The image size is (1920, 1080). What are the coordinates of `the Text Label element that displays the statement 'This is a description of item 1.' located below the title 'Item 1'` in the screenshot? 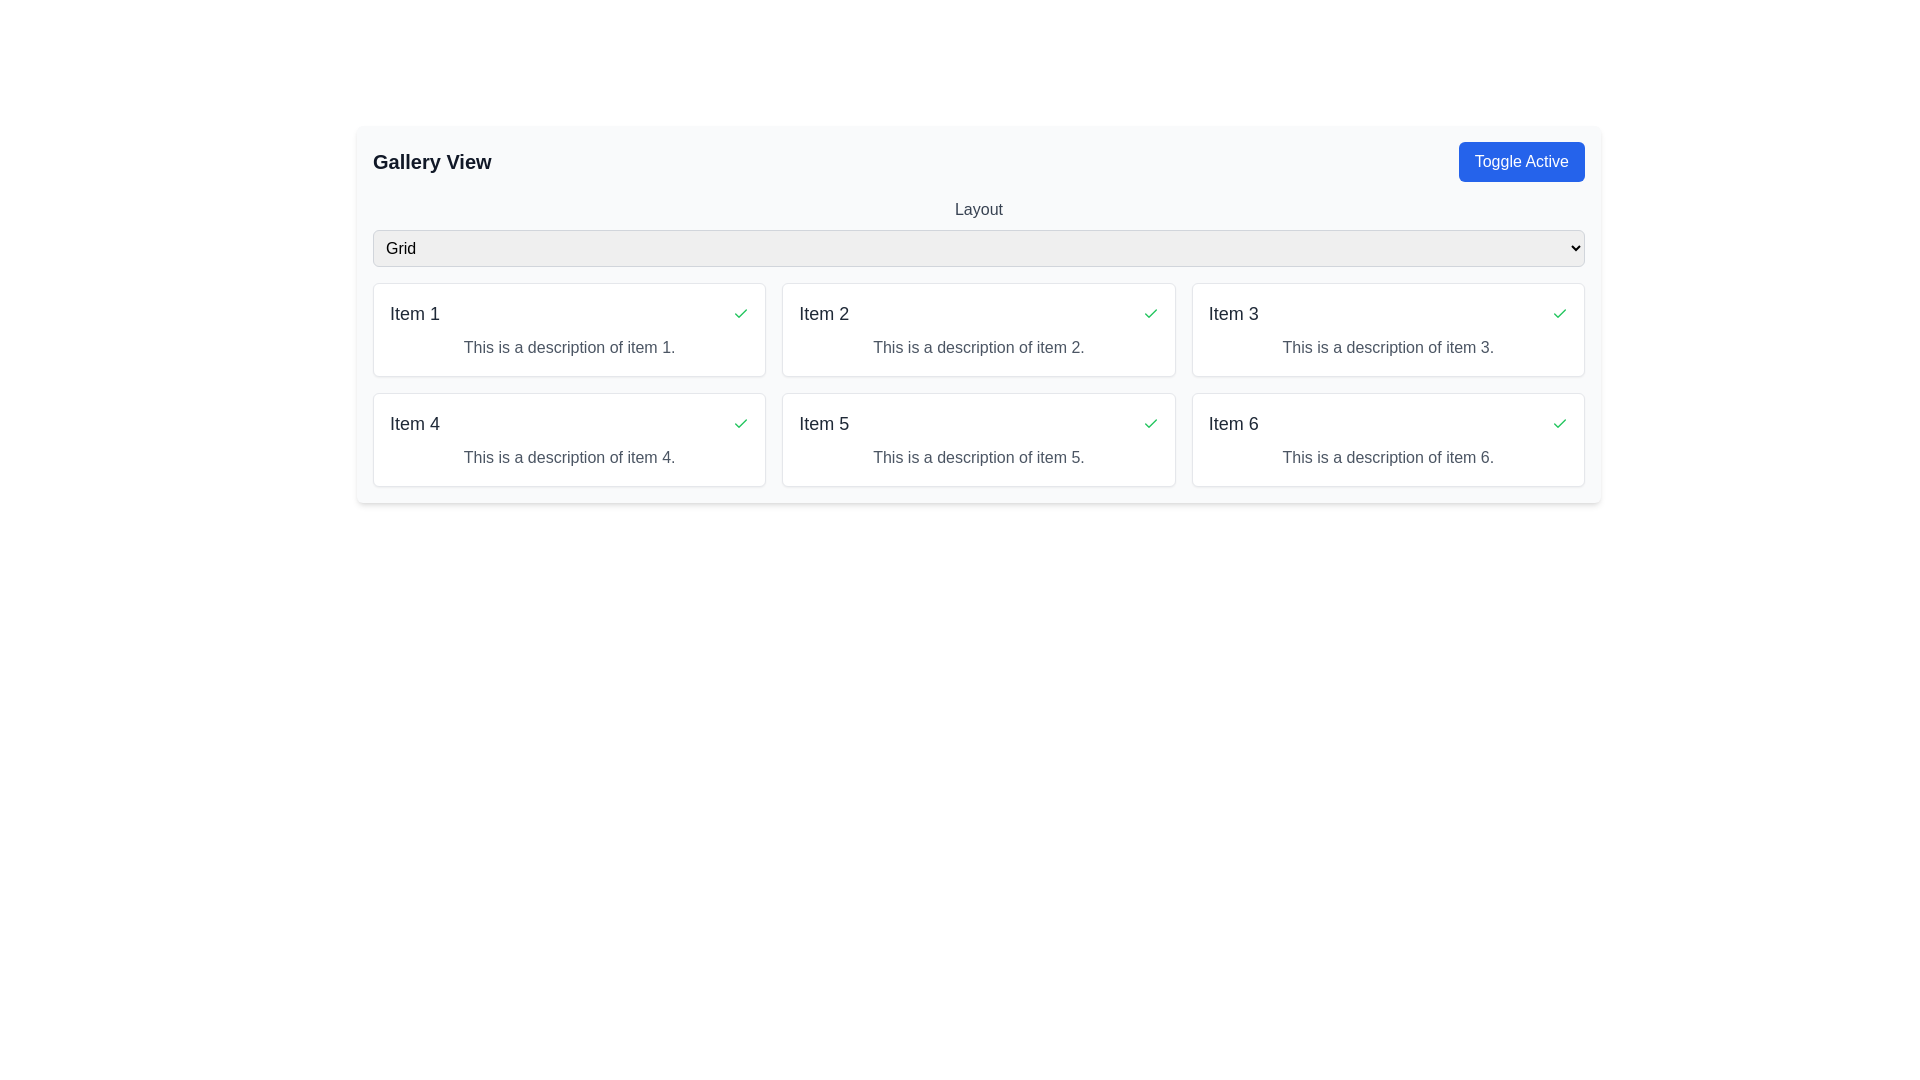 It's located at (568, 346).